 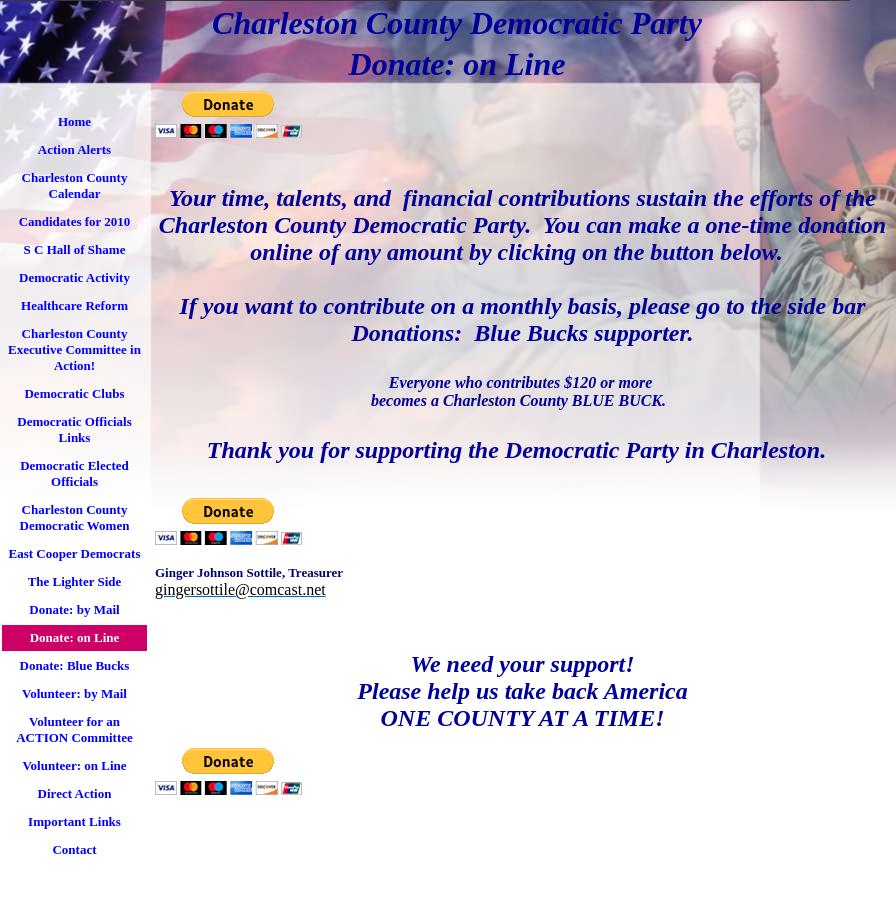 What do you see at coordinates (74, 221) in the screenshot?
I see `'Candidates for 2010'` at bounding box center [74, 221].